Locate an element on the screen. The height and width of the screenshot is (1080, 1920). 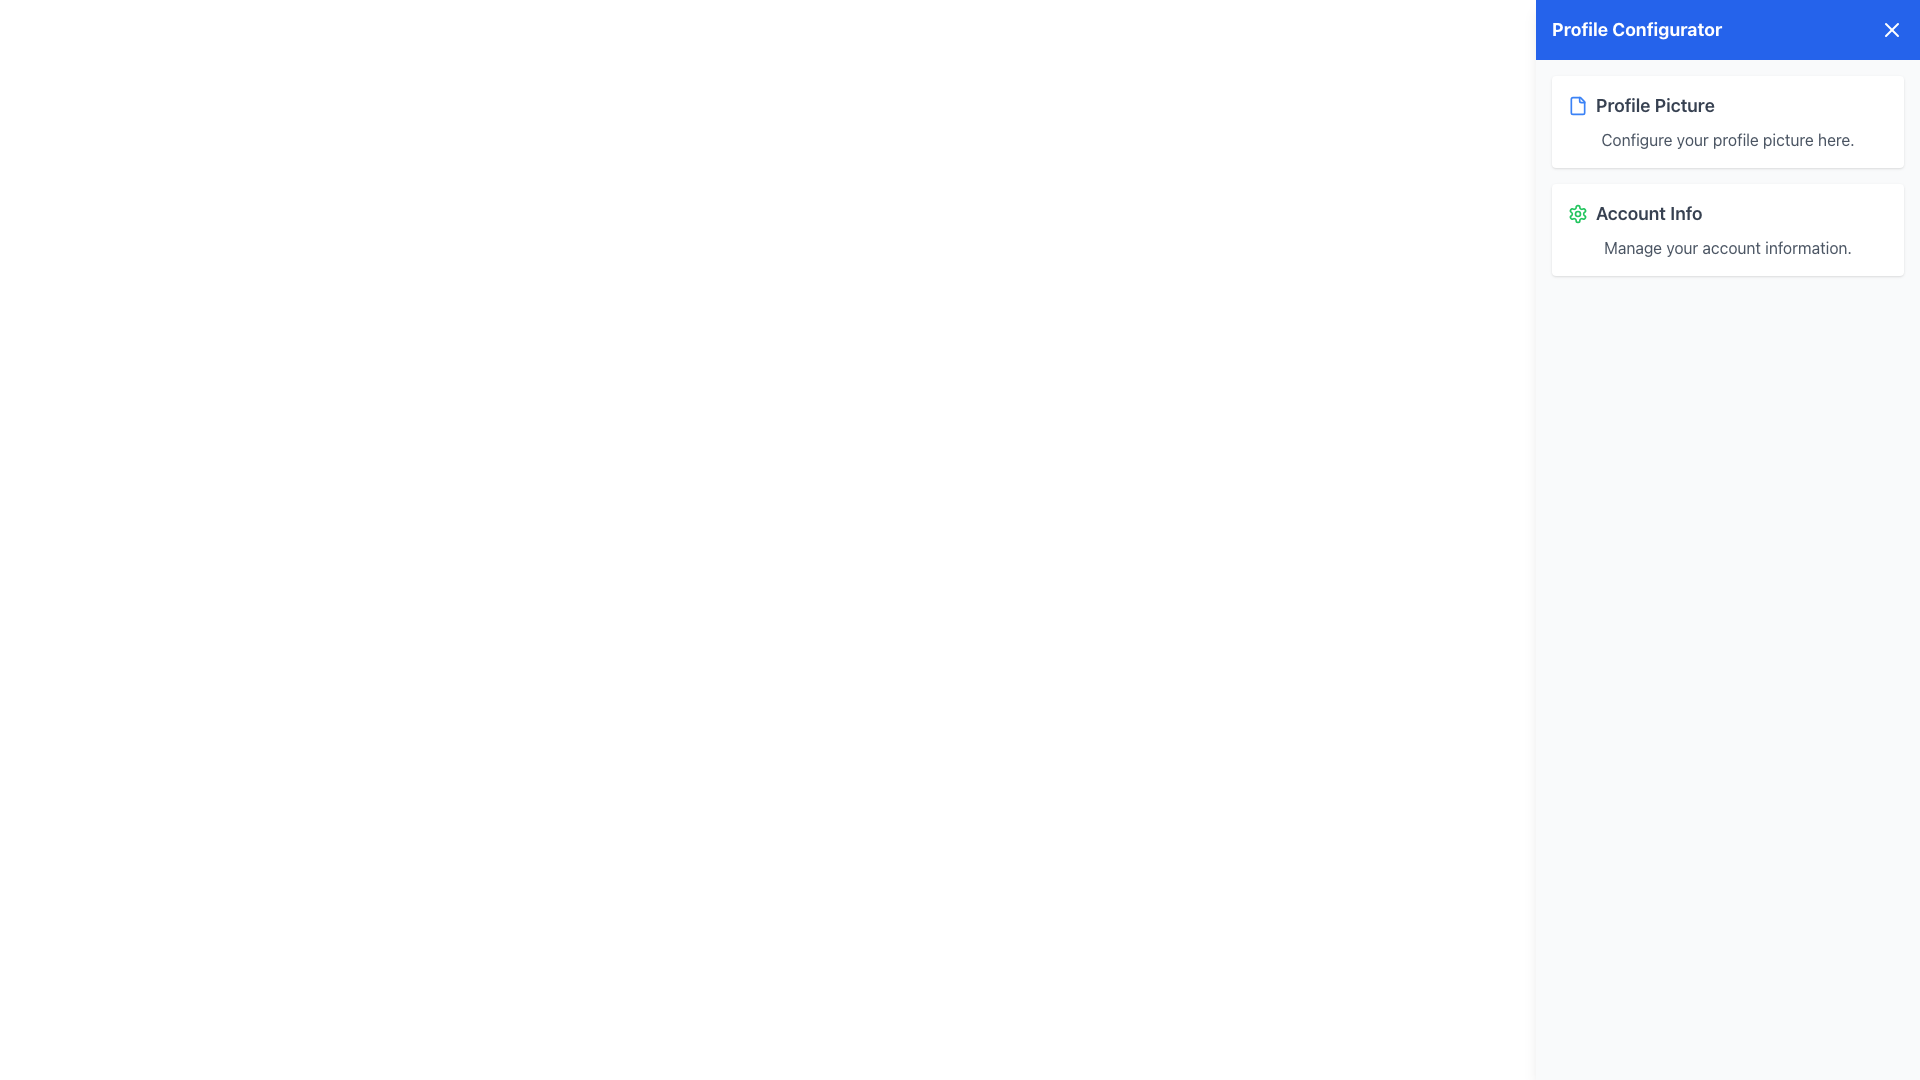
the document icon located in the top-left corner of the 'Profile Picture' section, which is styled with a bold outline and primarily blue in color is located at coordinates (1577, 105).